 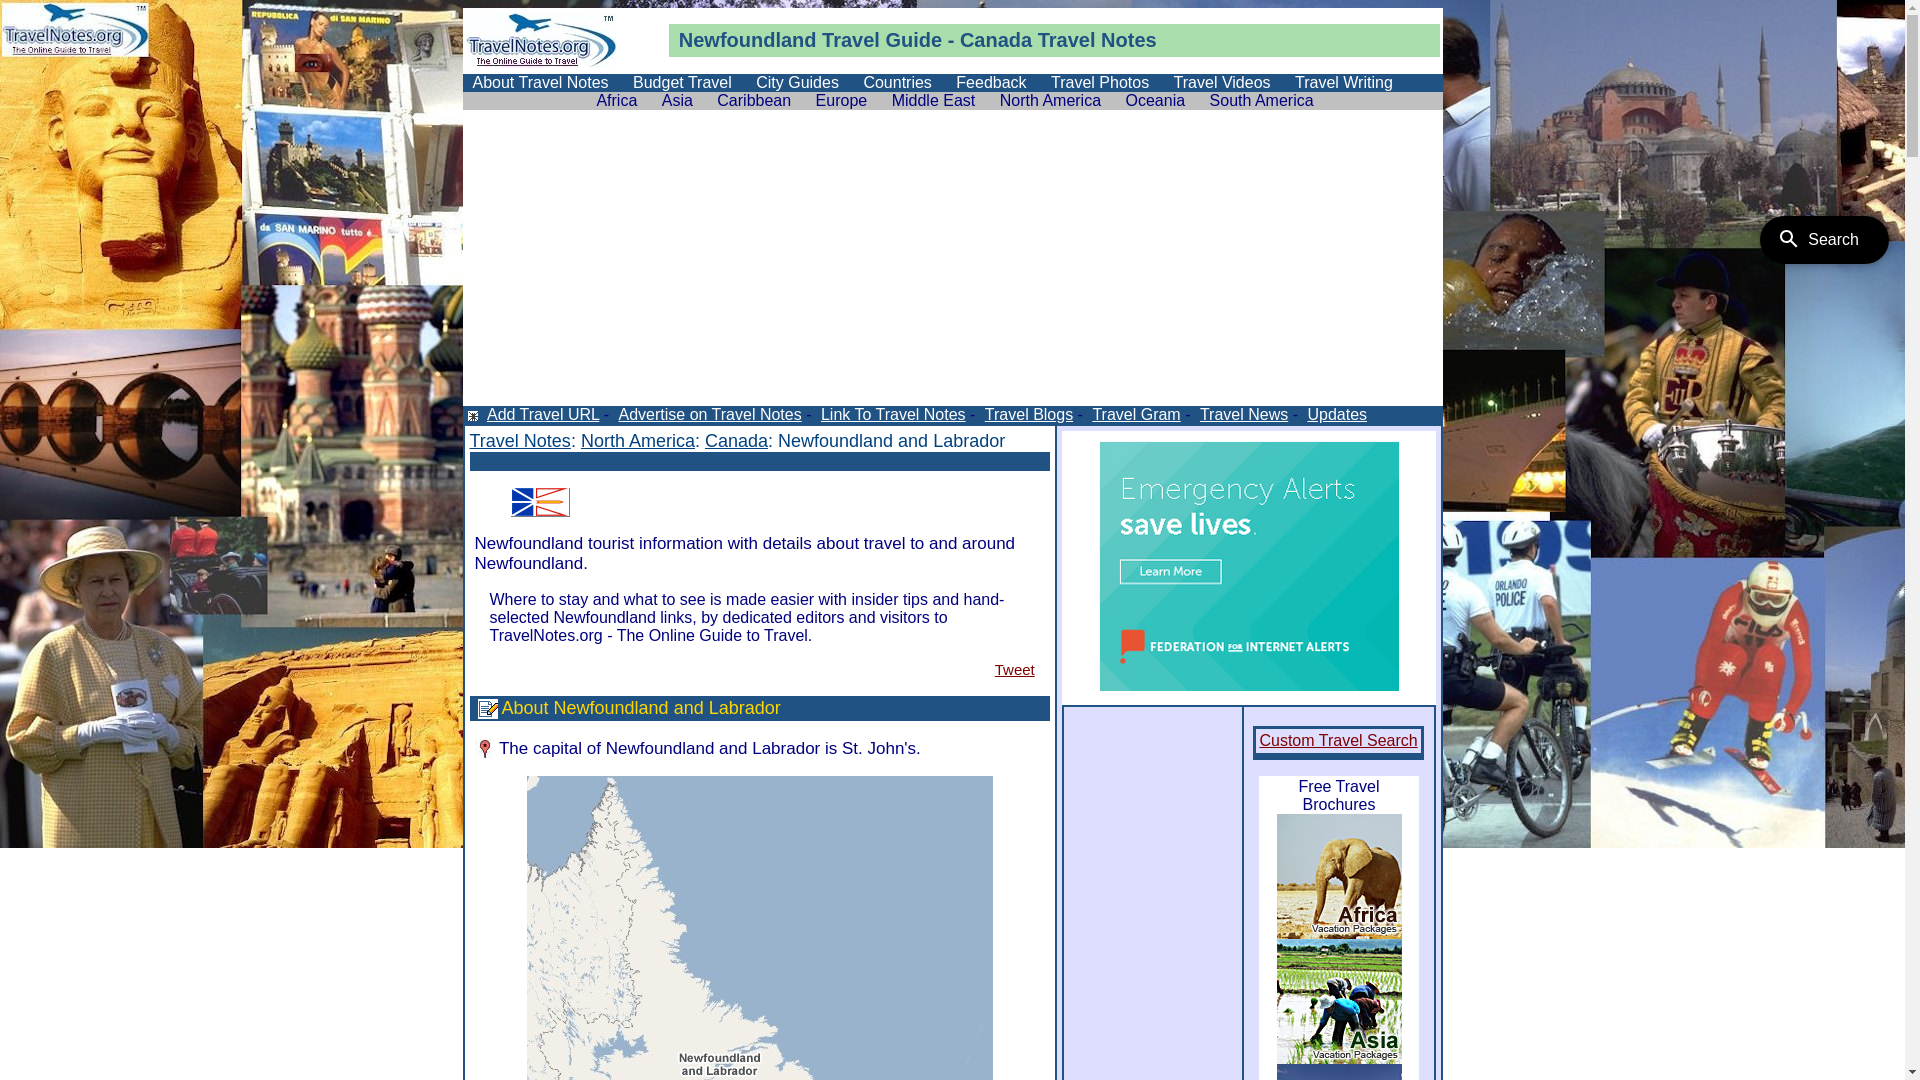 What do you see at coordinates (705, 439) in the screenshot?
I see `'Canada'` at bounding box center [705, 439].